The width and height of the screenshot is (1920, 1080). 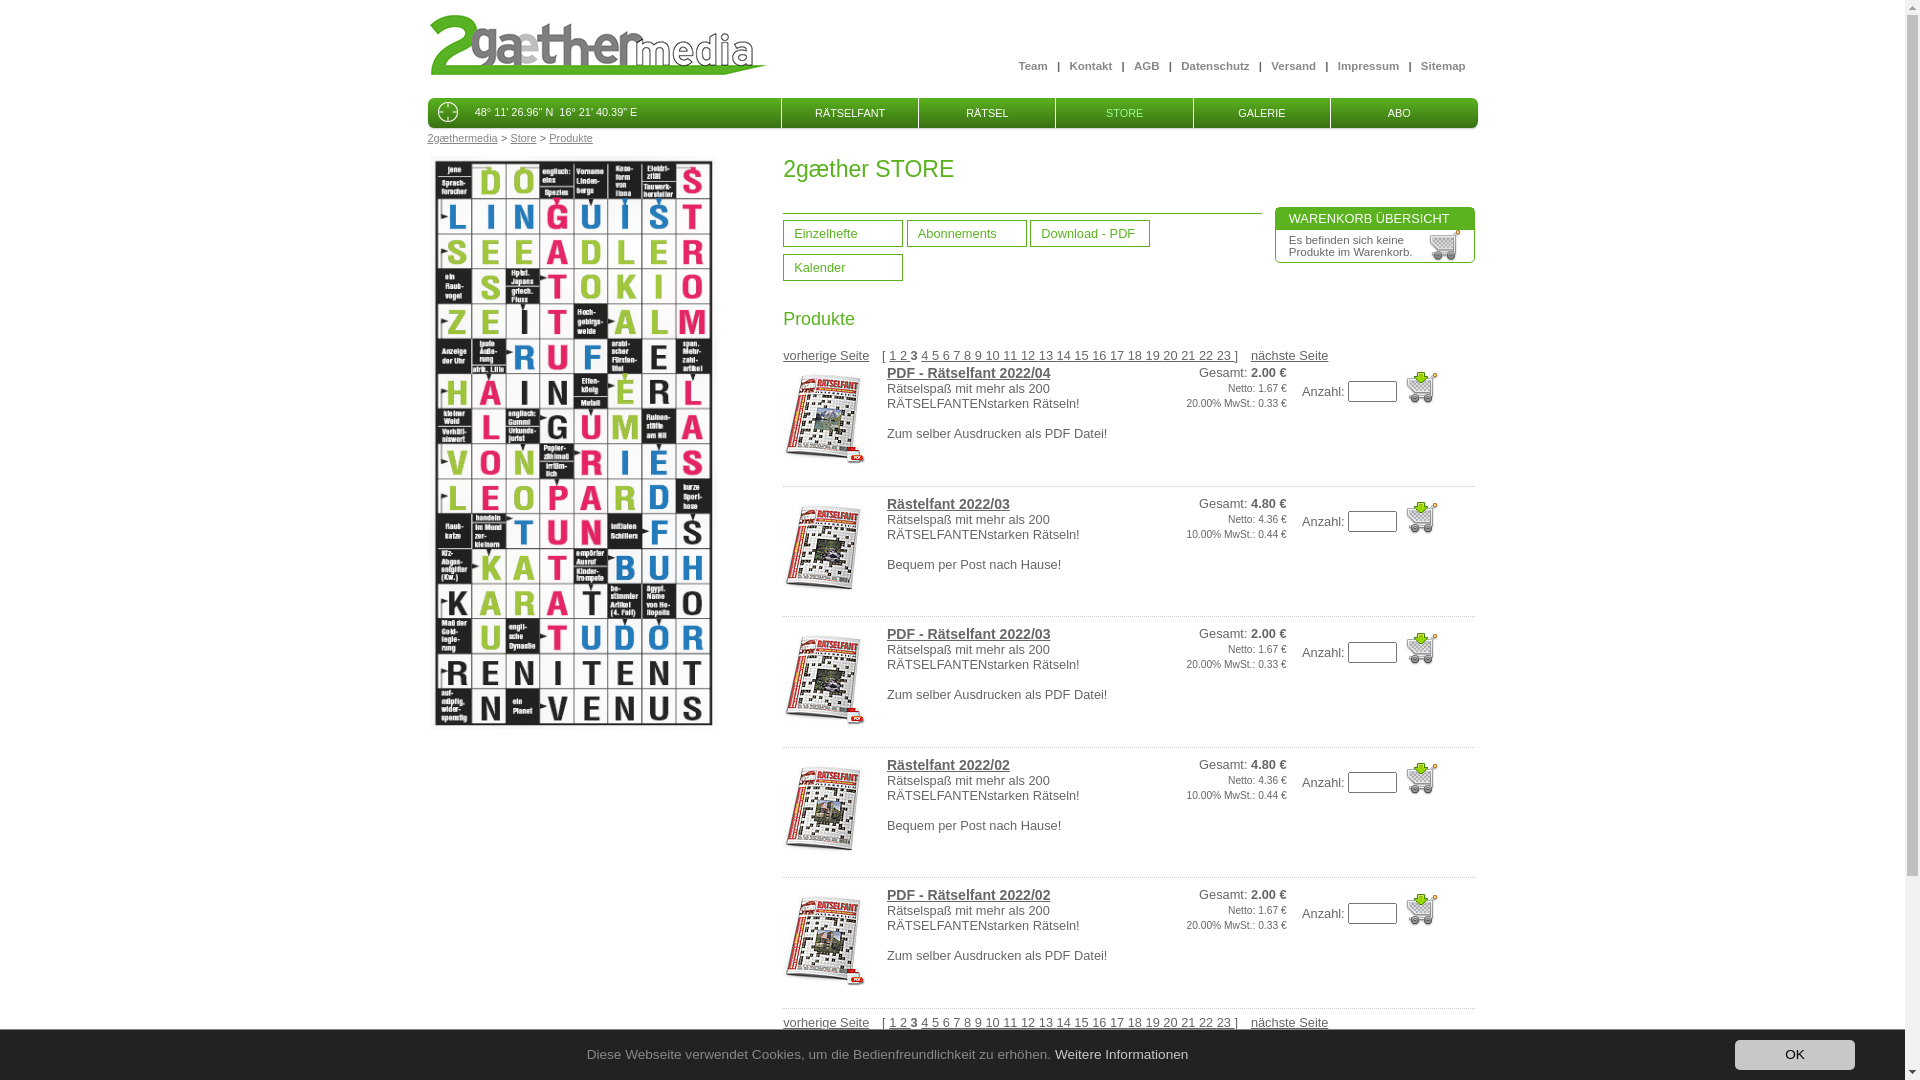 What do you see at coordinates (1224, 354) in the screenshot?
I see `'23'` at bounding box center [1224, 354].